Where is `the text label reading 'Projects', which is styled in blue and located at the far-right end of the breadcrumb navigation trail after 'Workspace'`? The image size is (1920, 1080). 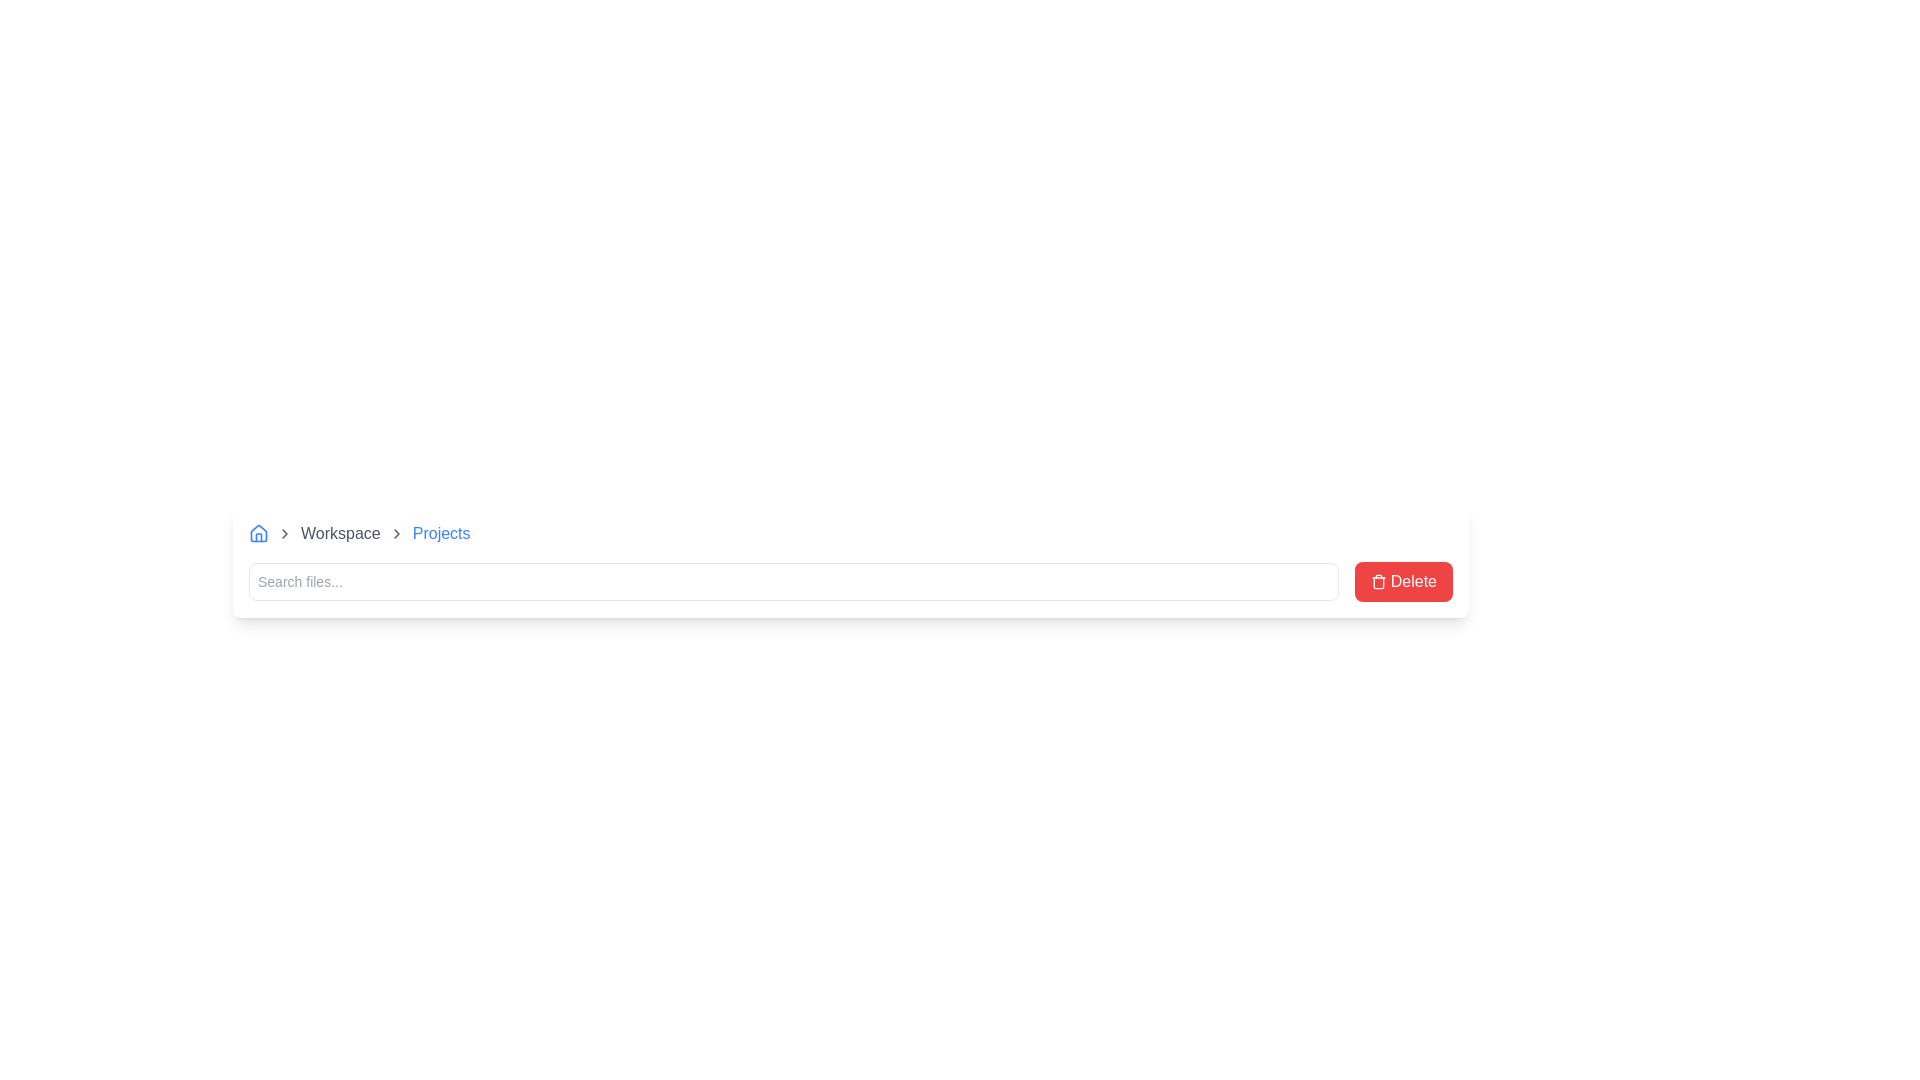
the text label reading 'Projects', which is styled in blue and located at the far-right end of the breadcrumb navigation trail after 'Workspace' is located at coordinates (440, 532).